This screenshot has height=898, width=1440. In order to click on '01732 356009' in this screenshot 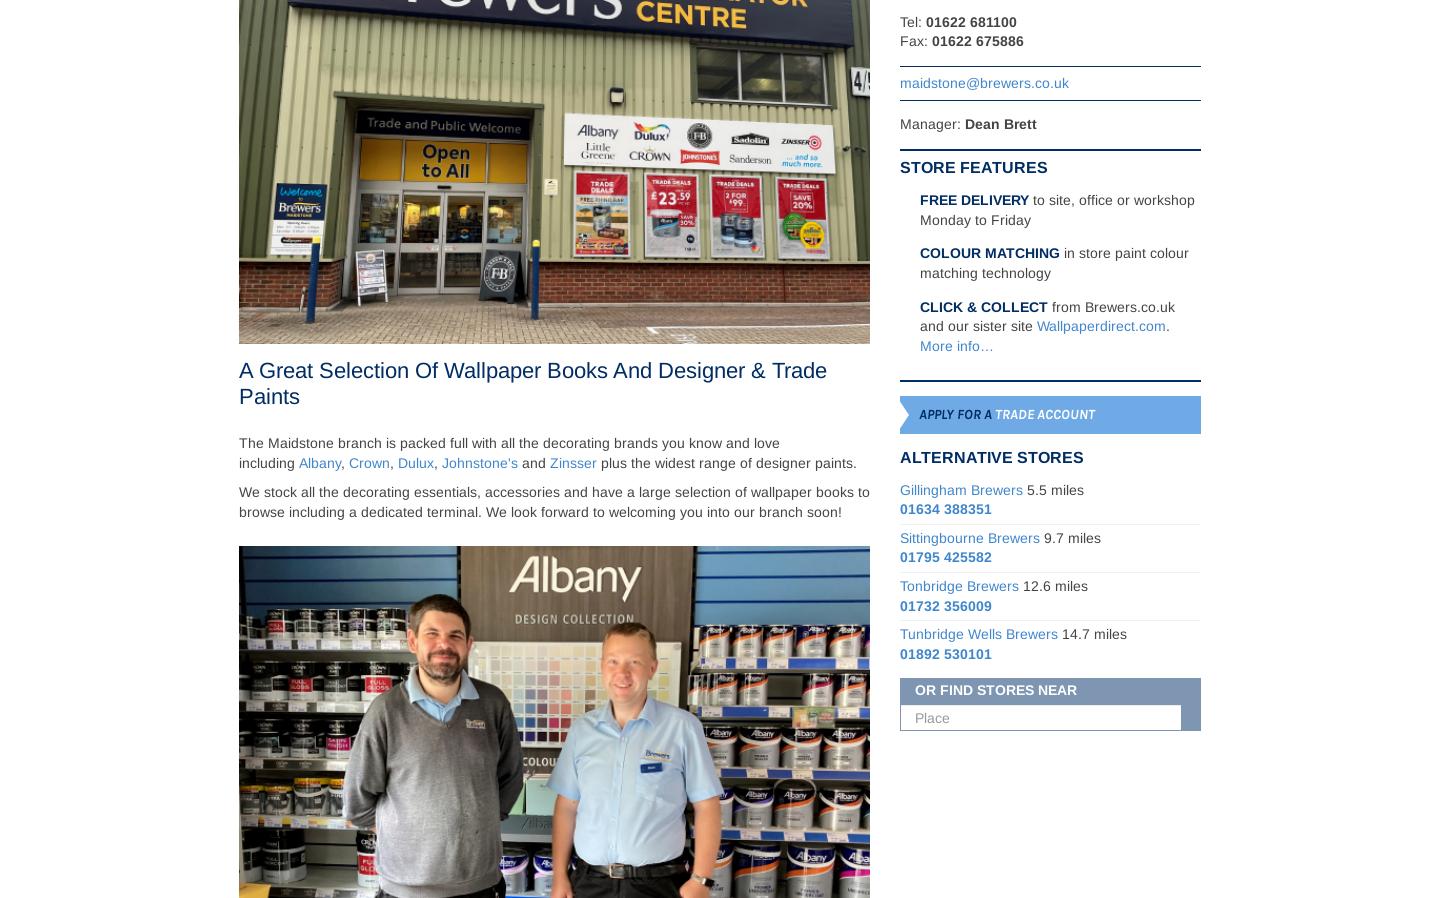, I will do `click(899, 603)`.